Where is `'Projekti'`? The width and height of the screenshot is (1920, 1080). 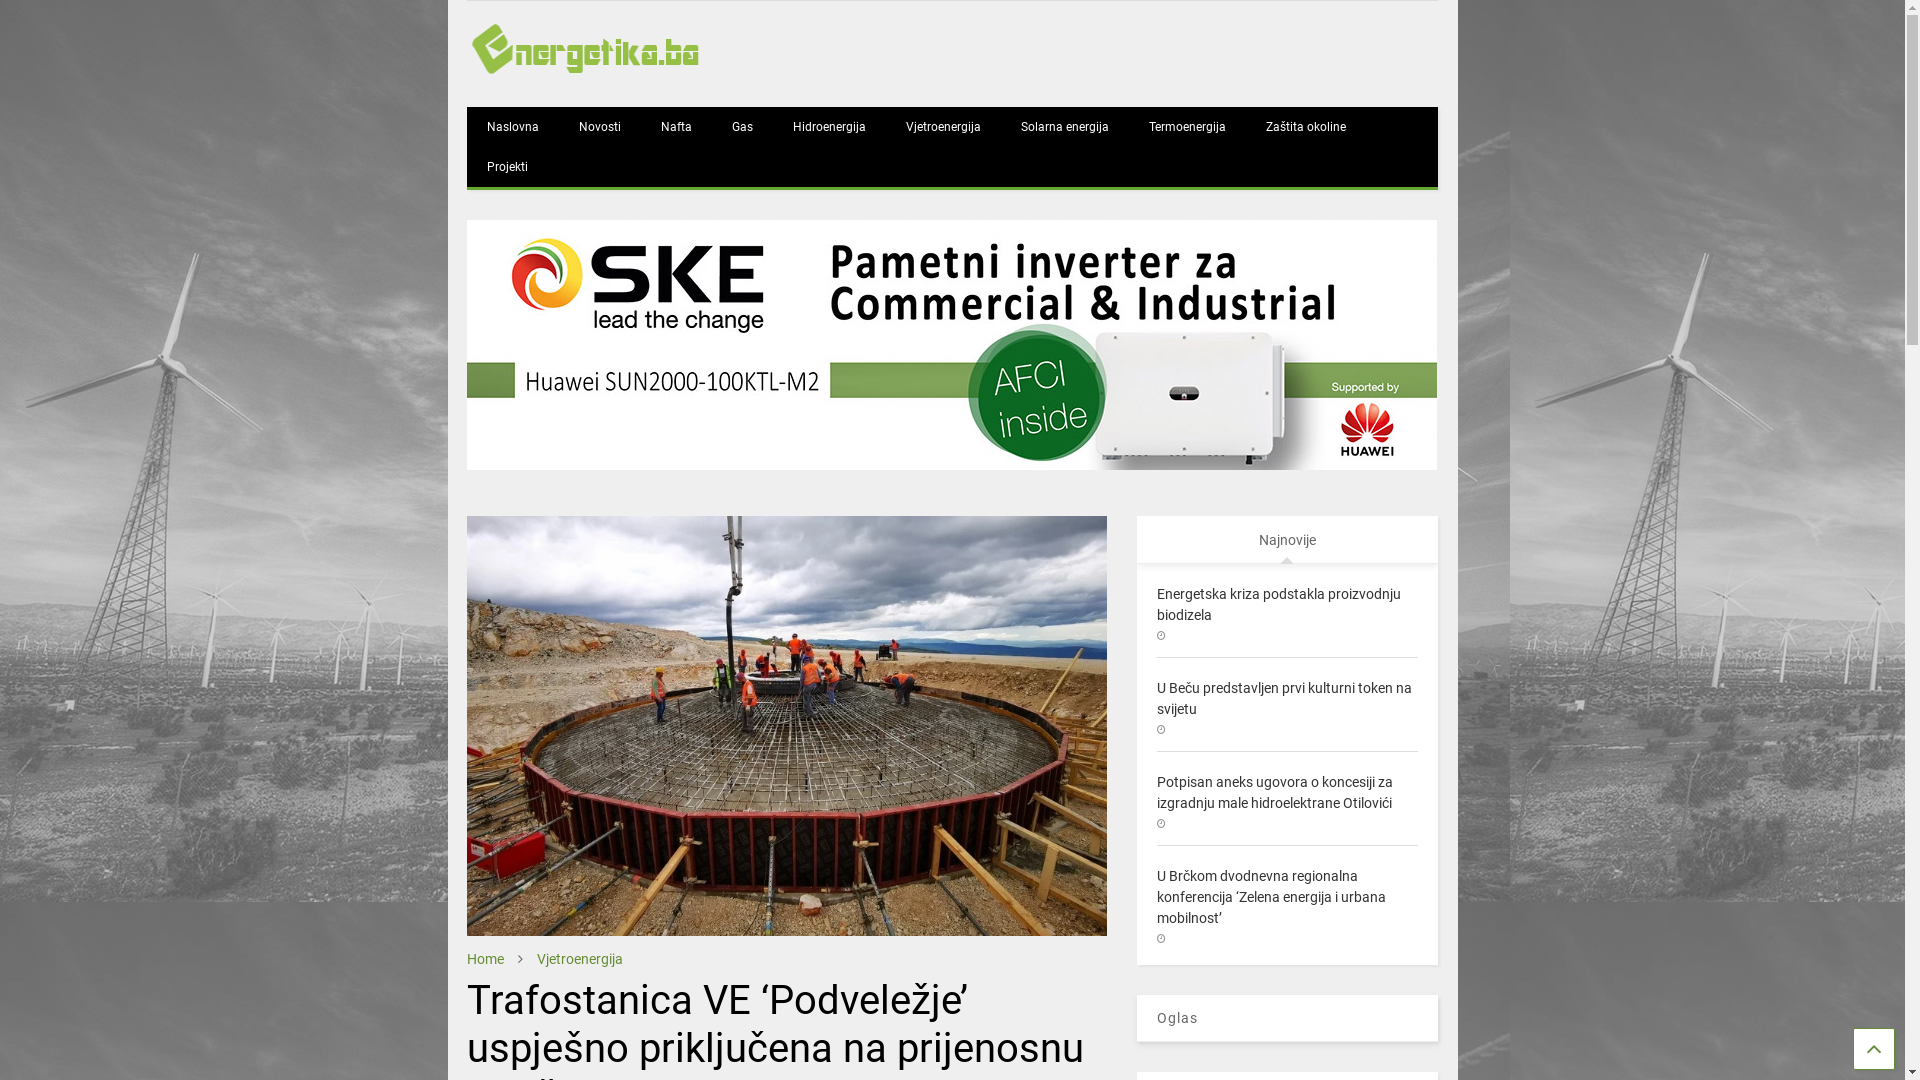 'Projekti' is located at coordinates (507, 165).